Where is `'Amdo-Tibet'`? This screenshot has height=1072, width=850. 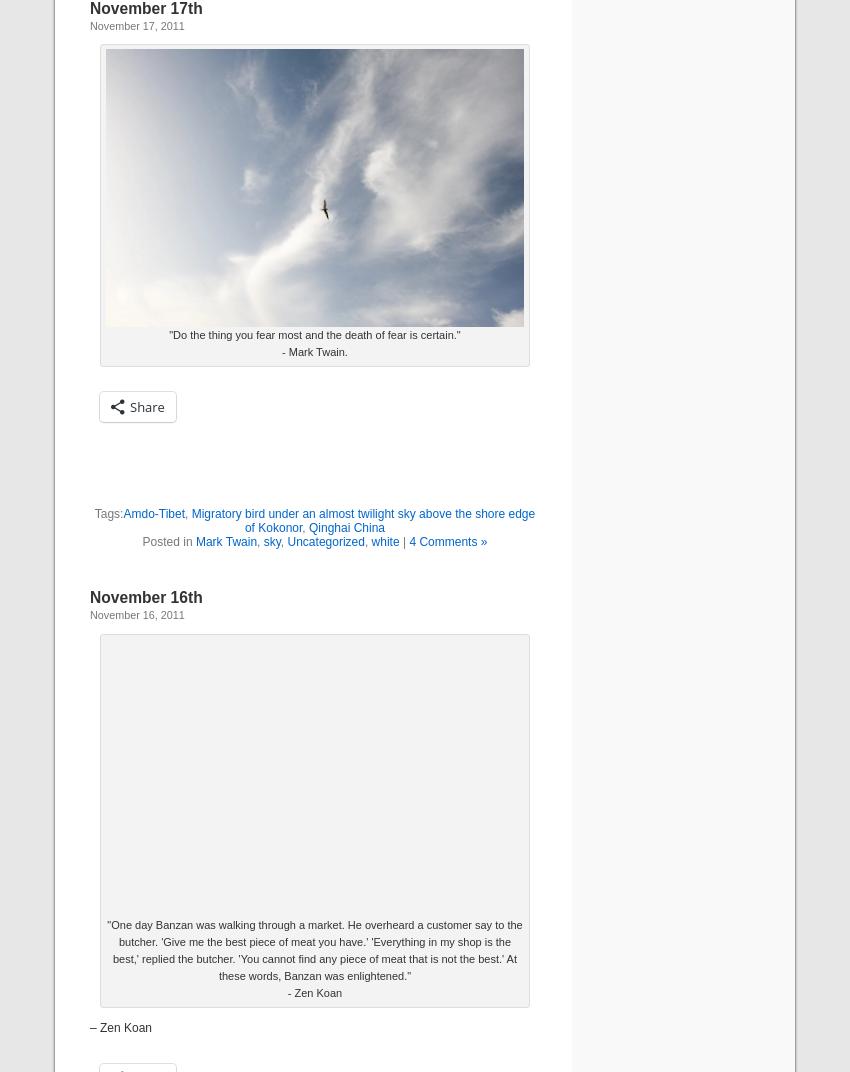 'Amdo-Tibet' is located at coordinates (154, 514).